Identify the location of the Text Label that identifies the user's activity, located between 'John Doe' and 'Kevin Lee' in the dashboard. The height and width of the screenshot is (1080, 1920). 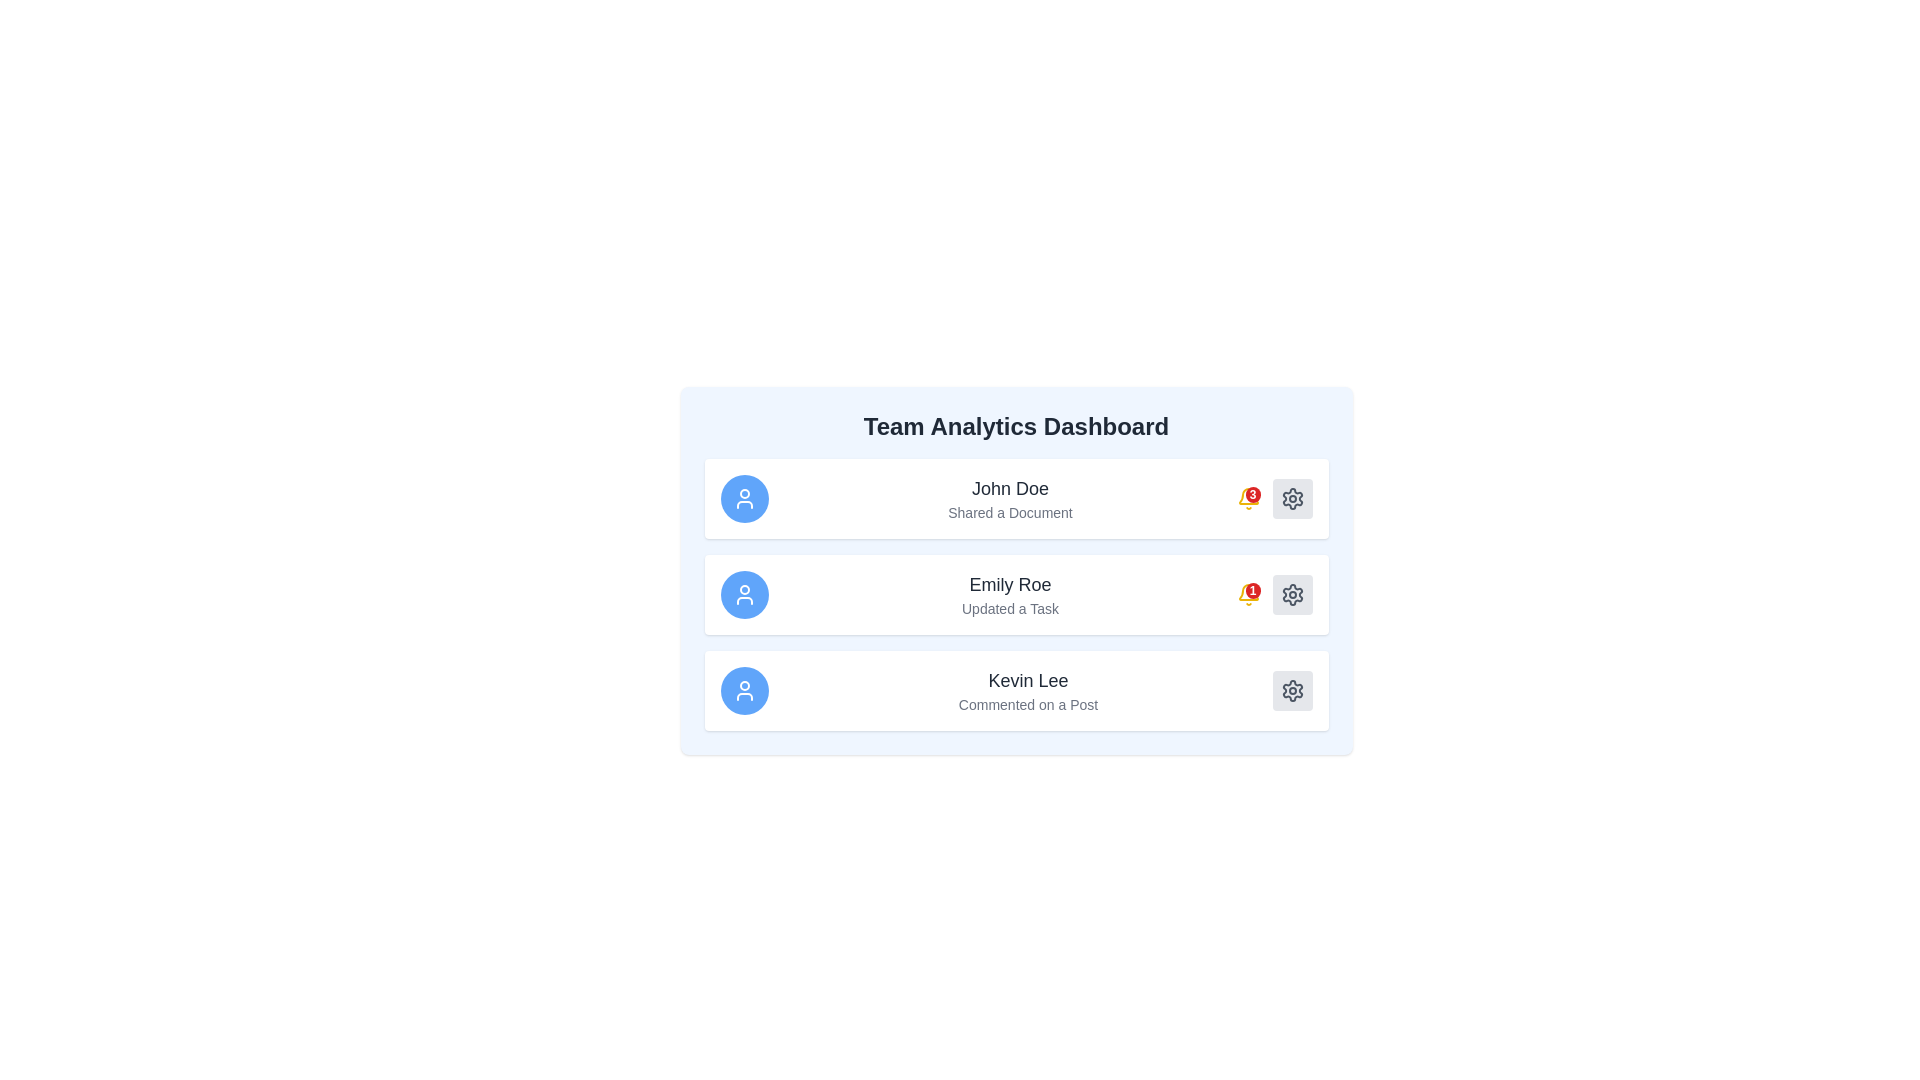
(1010, 585).